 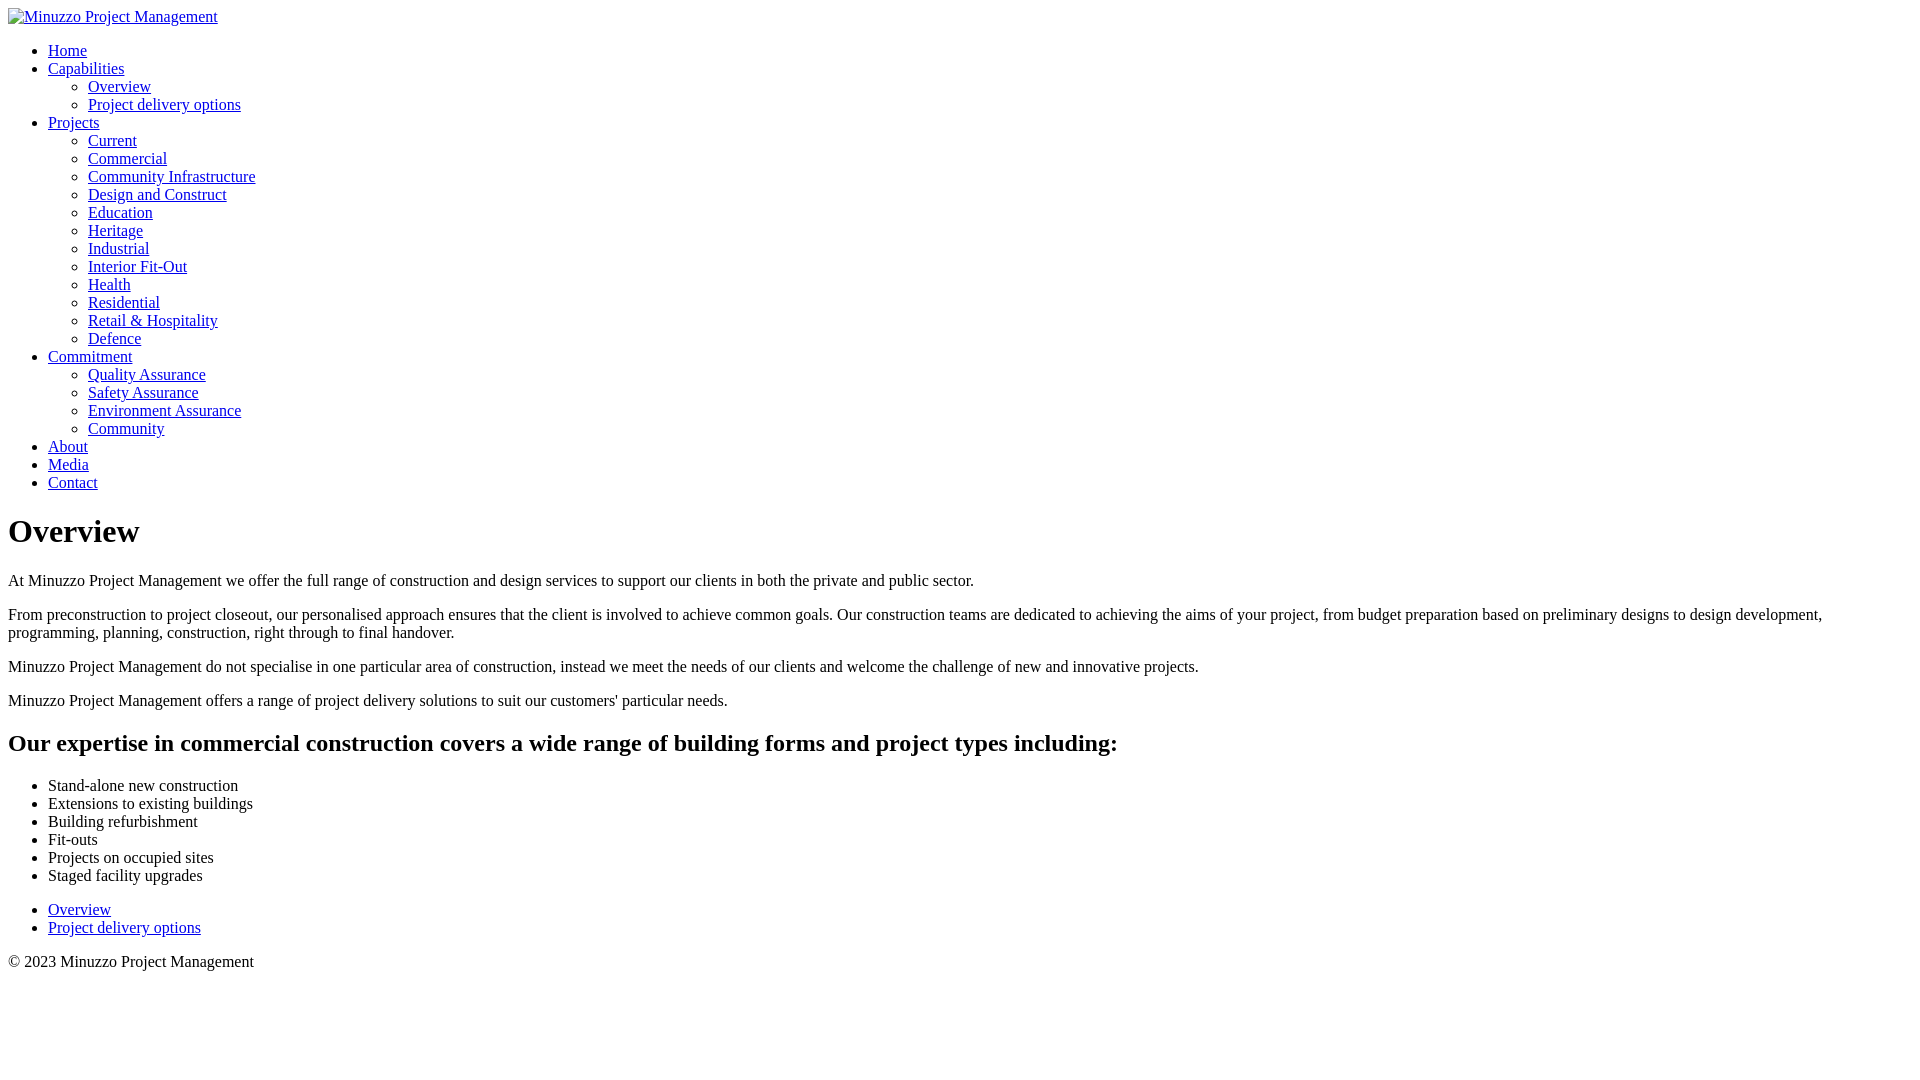 What do you see at coordinates (164, 409) in the screenshot?
I see `'Environment Assurance'` at bounding box center [164, 409].